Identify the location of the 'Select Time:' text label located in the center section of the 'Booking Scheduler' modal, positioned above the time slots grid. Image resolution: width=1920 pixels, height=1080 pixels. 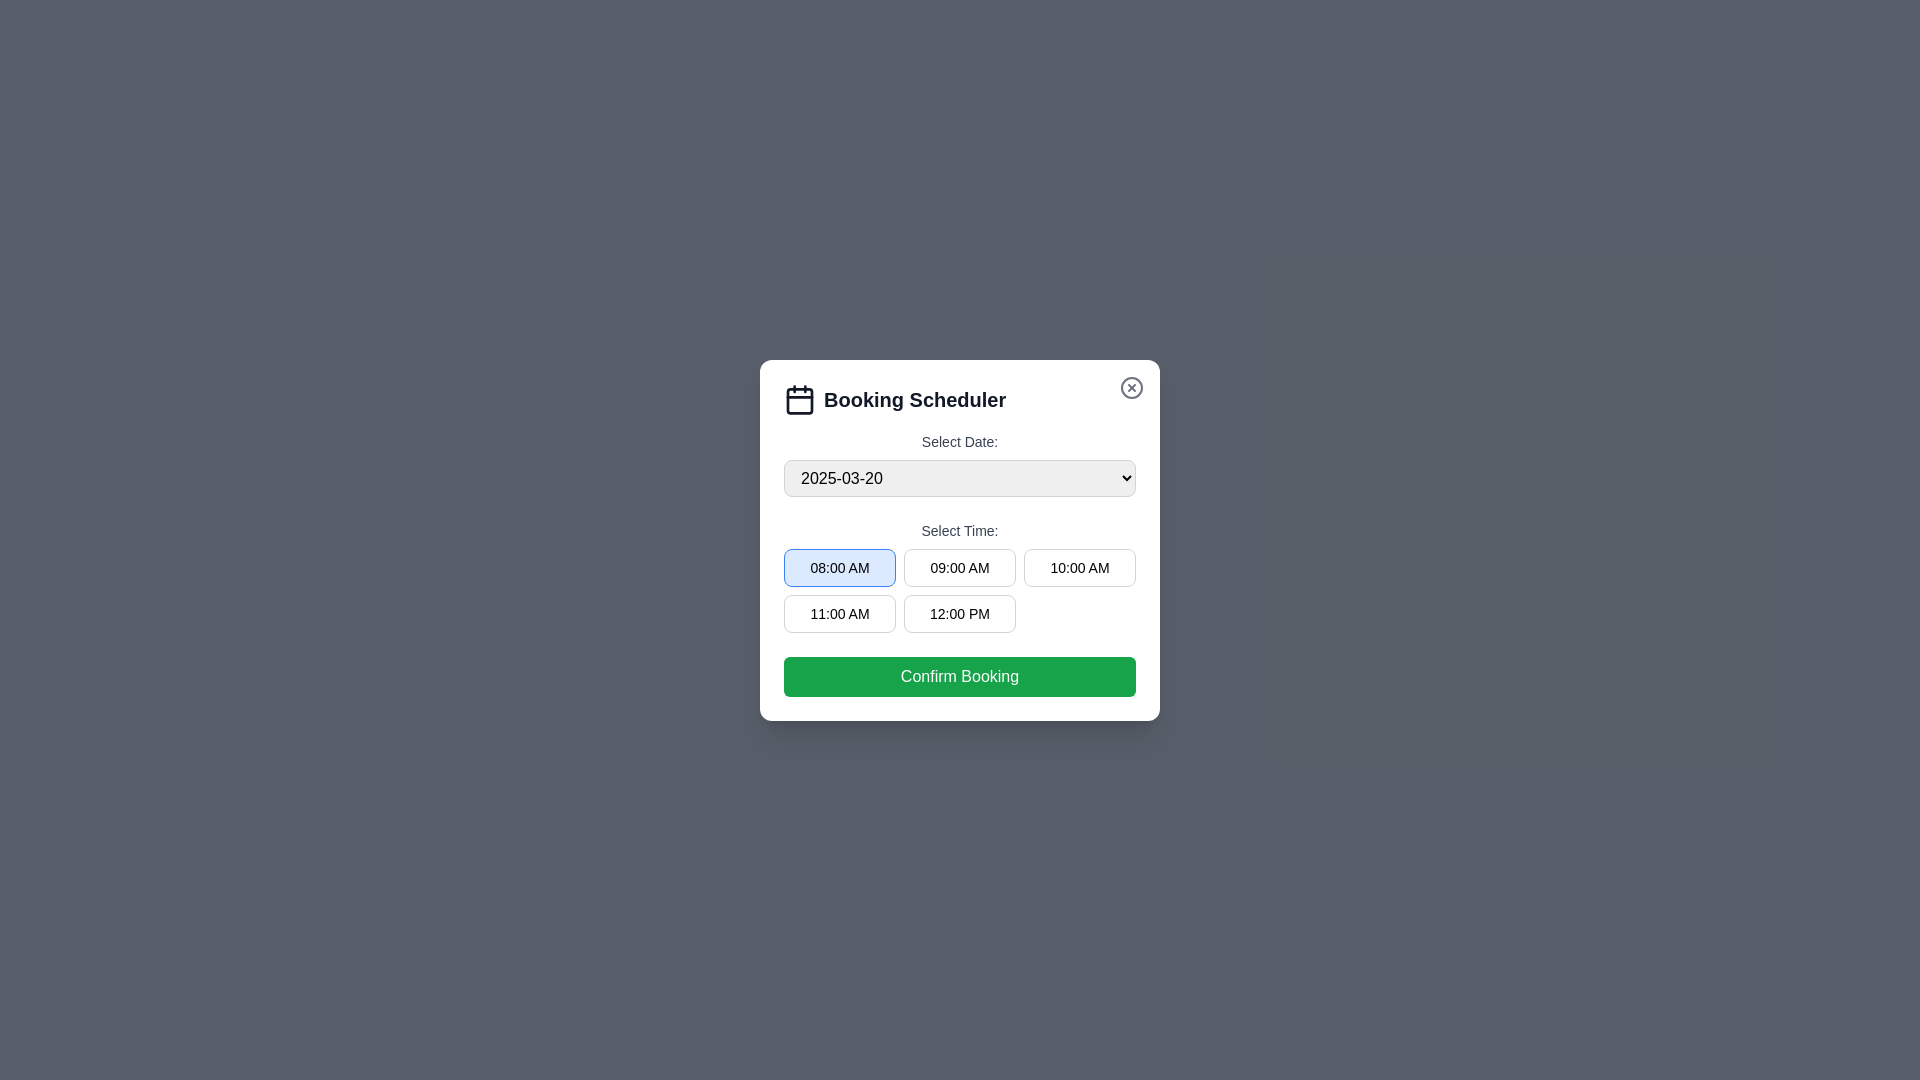
(960, 529).